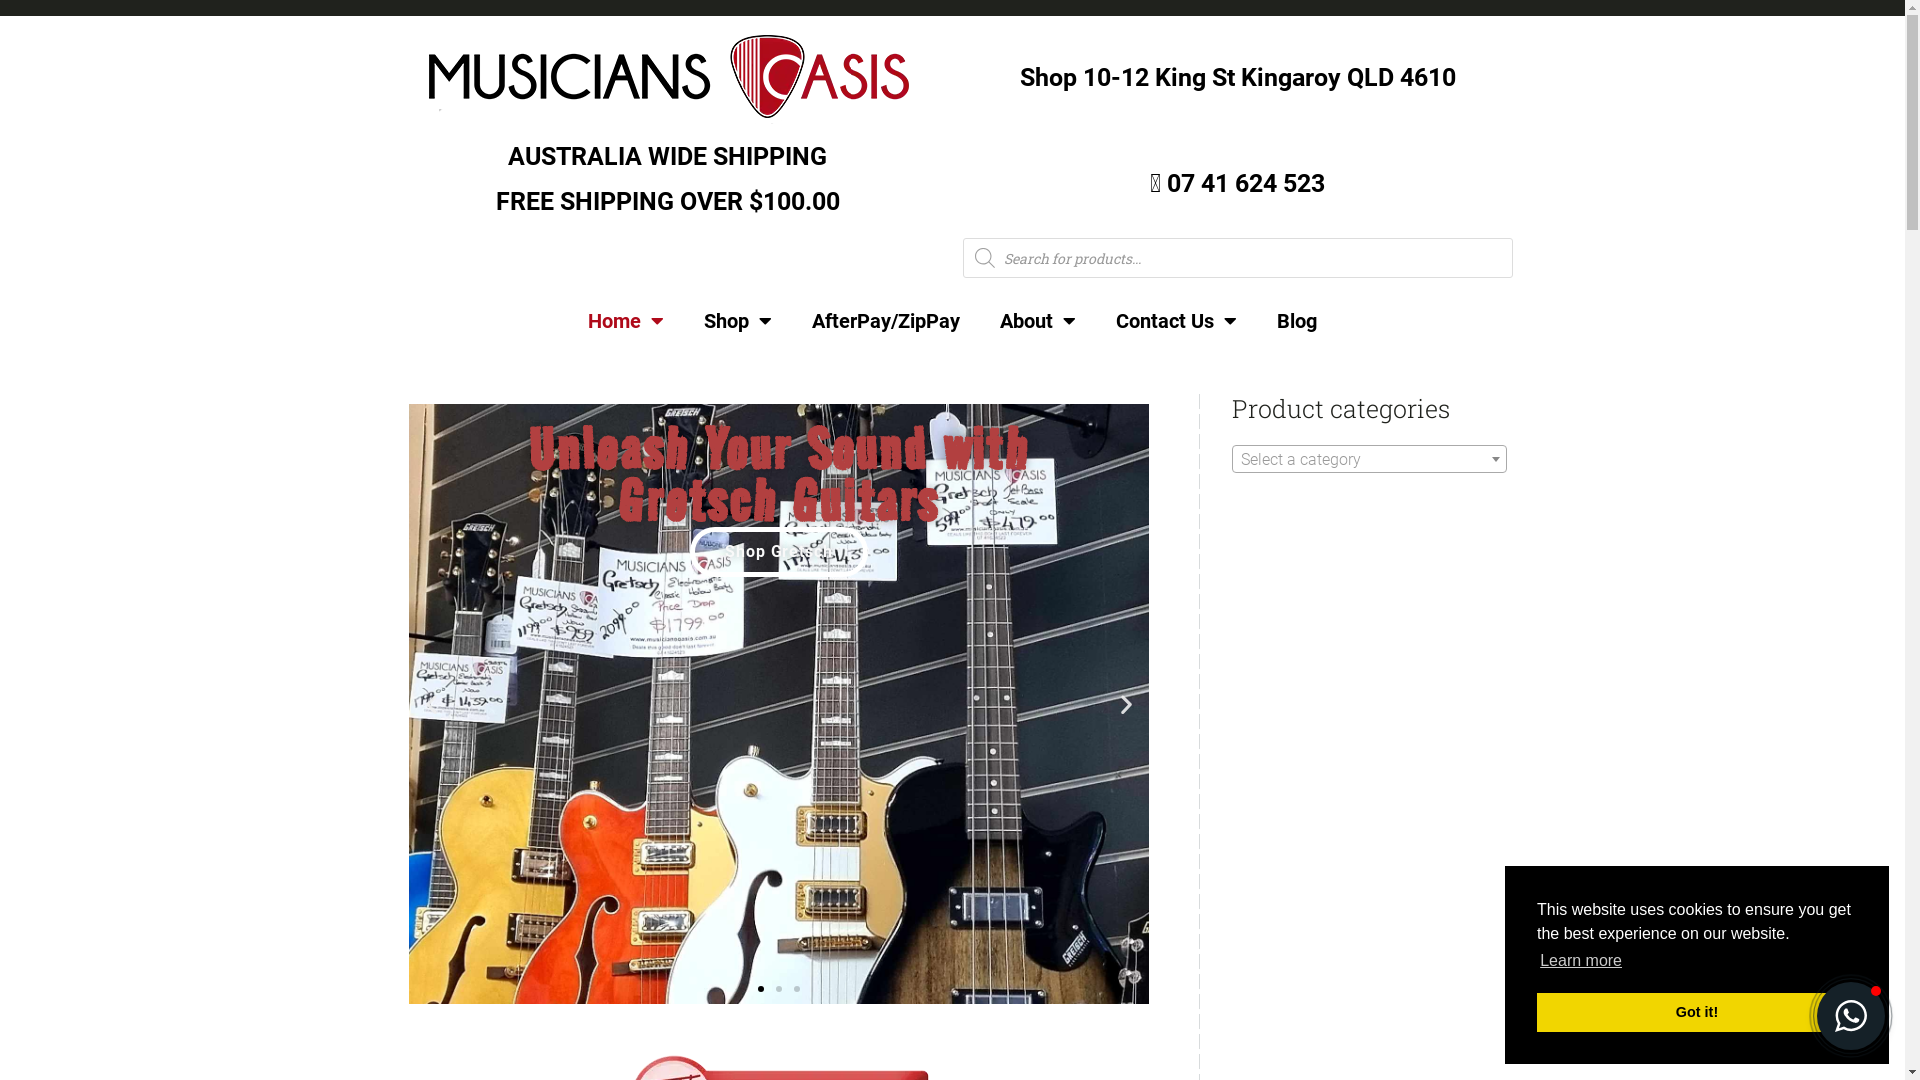  What do you see at coordinates (1296, 319) in the screenshot?
I see `'Blog'` at bounding box center [1296, 319].